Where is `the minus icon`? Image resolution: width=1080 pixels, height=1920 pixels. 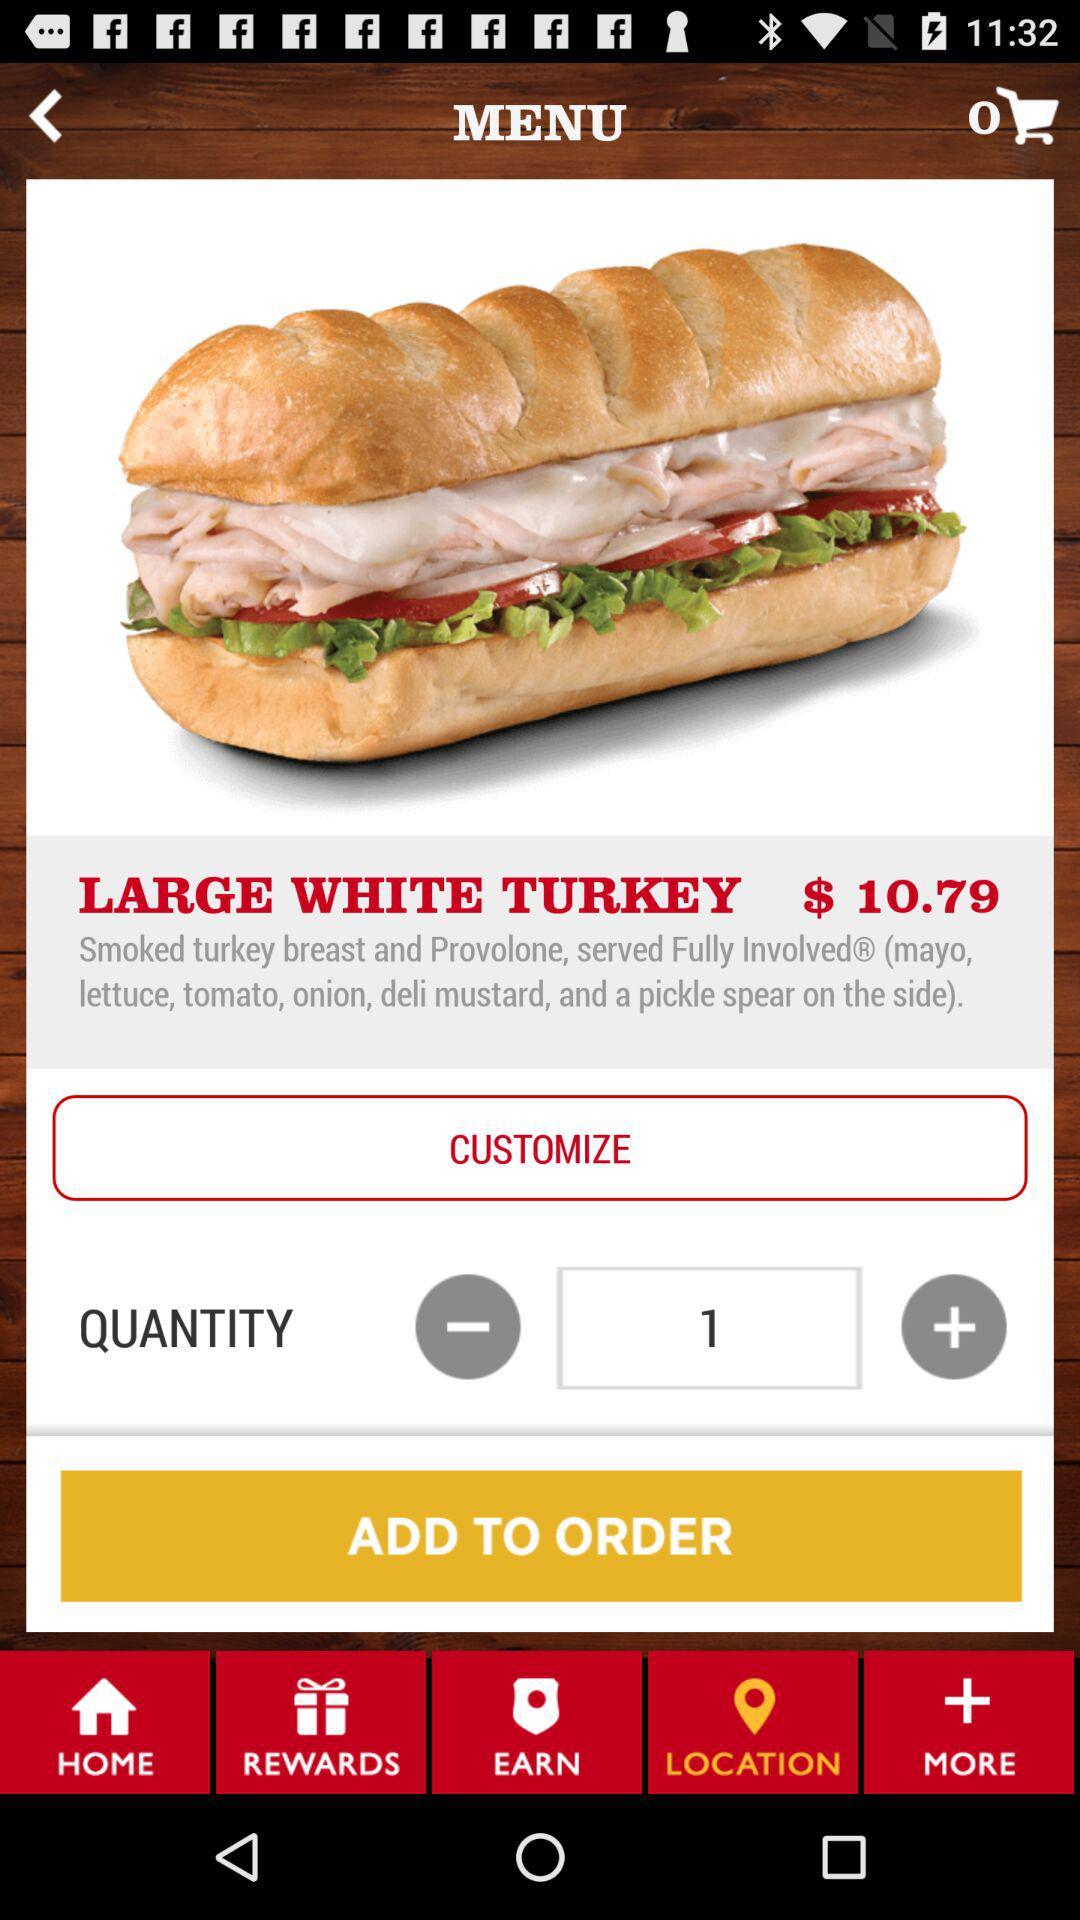 the minus icon is located at coordinates (467, 1418).